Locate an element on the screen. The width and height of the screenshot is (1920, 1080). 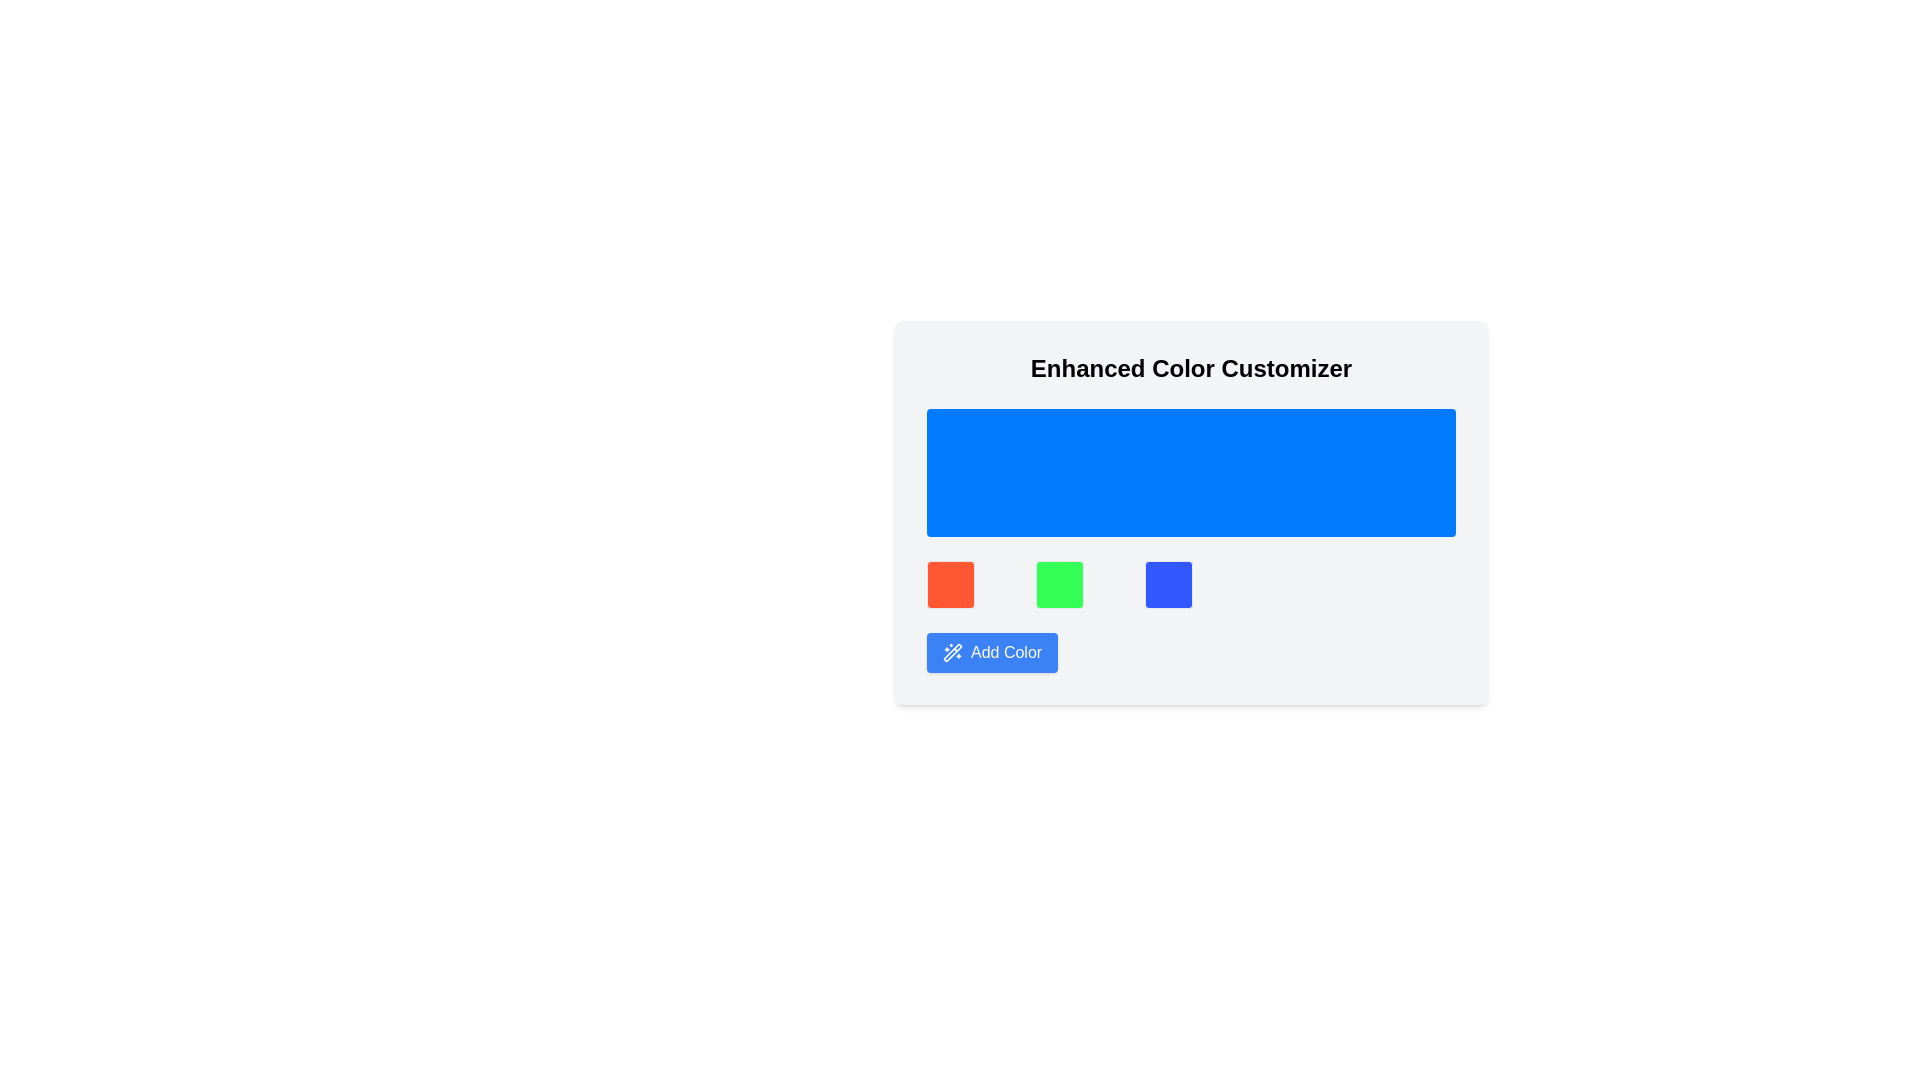
the color selection box representing the color red, which is the first item in a row of three colored boxes located near the bottom of the panel is located at coordinates (949, 585).